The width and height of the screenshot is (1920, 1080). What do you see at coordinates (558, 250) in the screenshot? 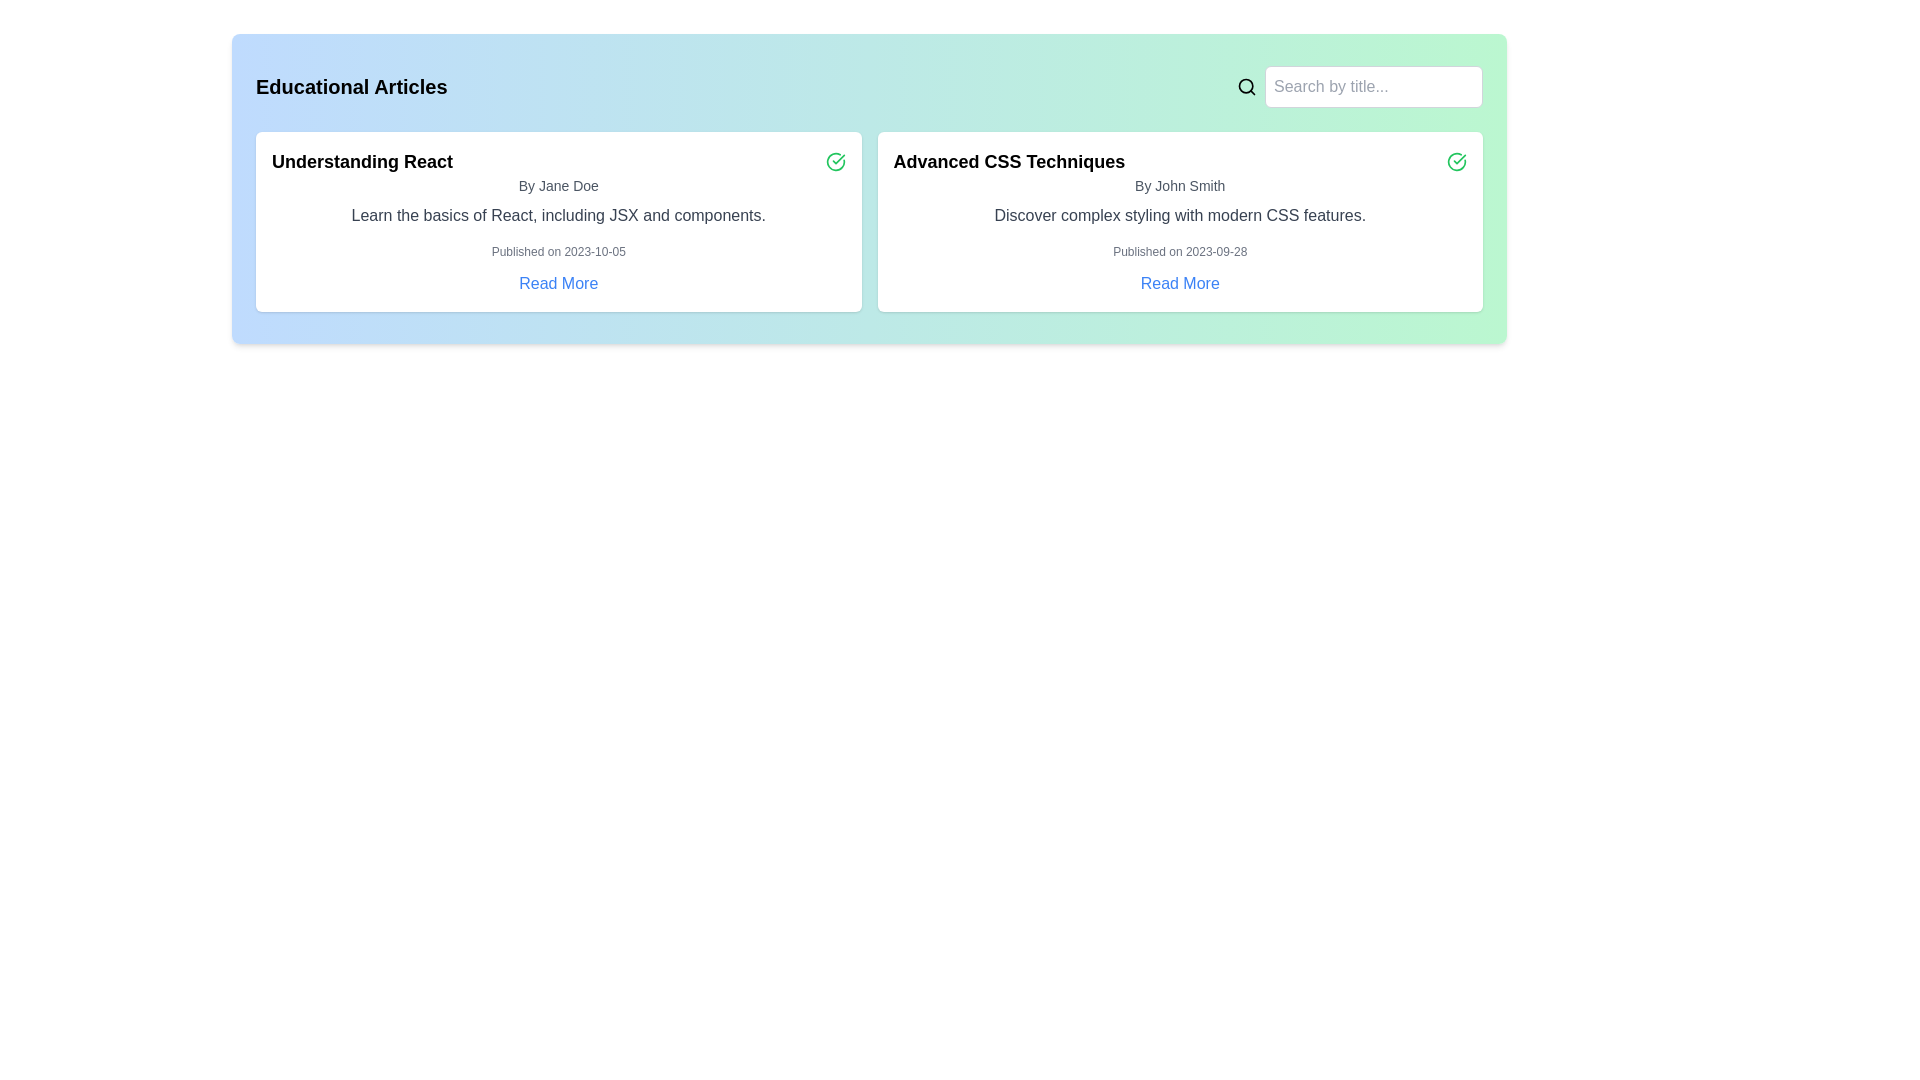
I see `the static text element that reads 'Published on 2023-10-05', which is located above the 'Read More' link and below the description of 'Understanding React'` at bounding box center [558, 250].